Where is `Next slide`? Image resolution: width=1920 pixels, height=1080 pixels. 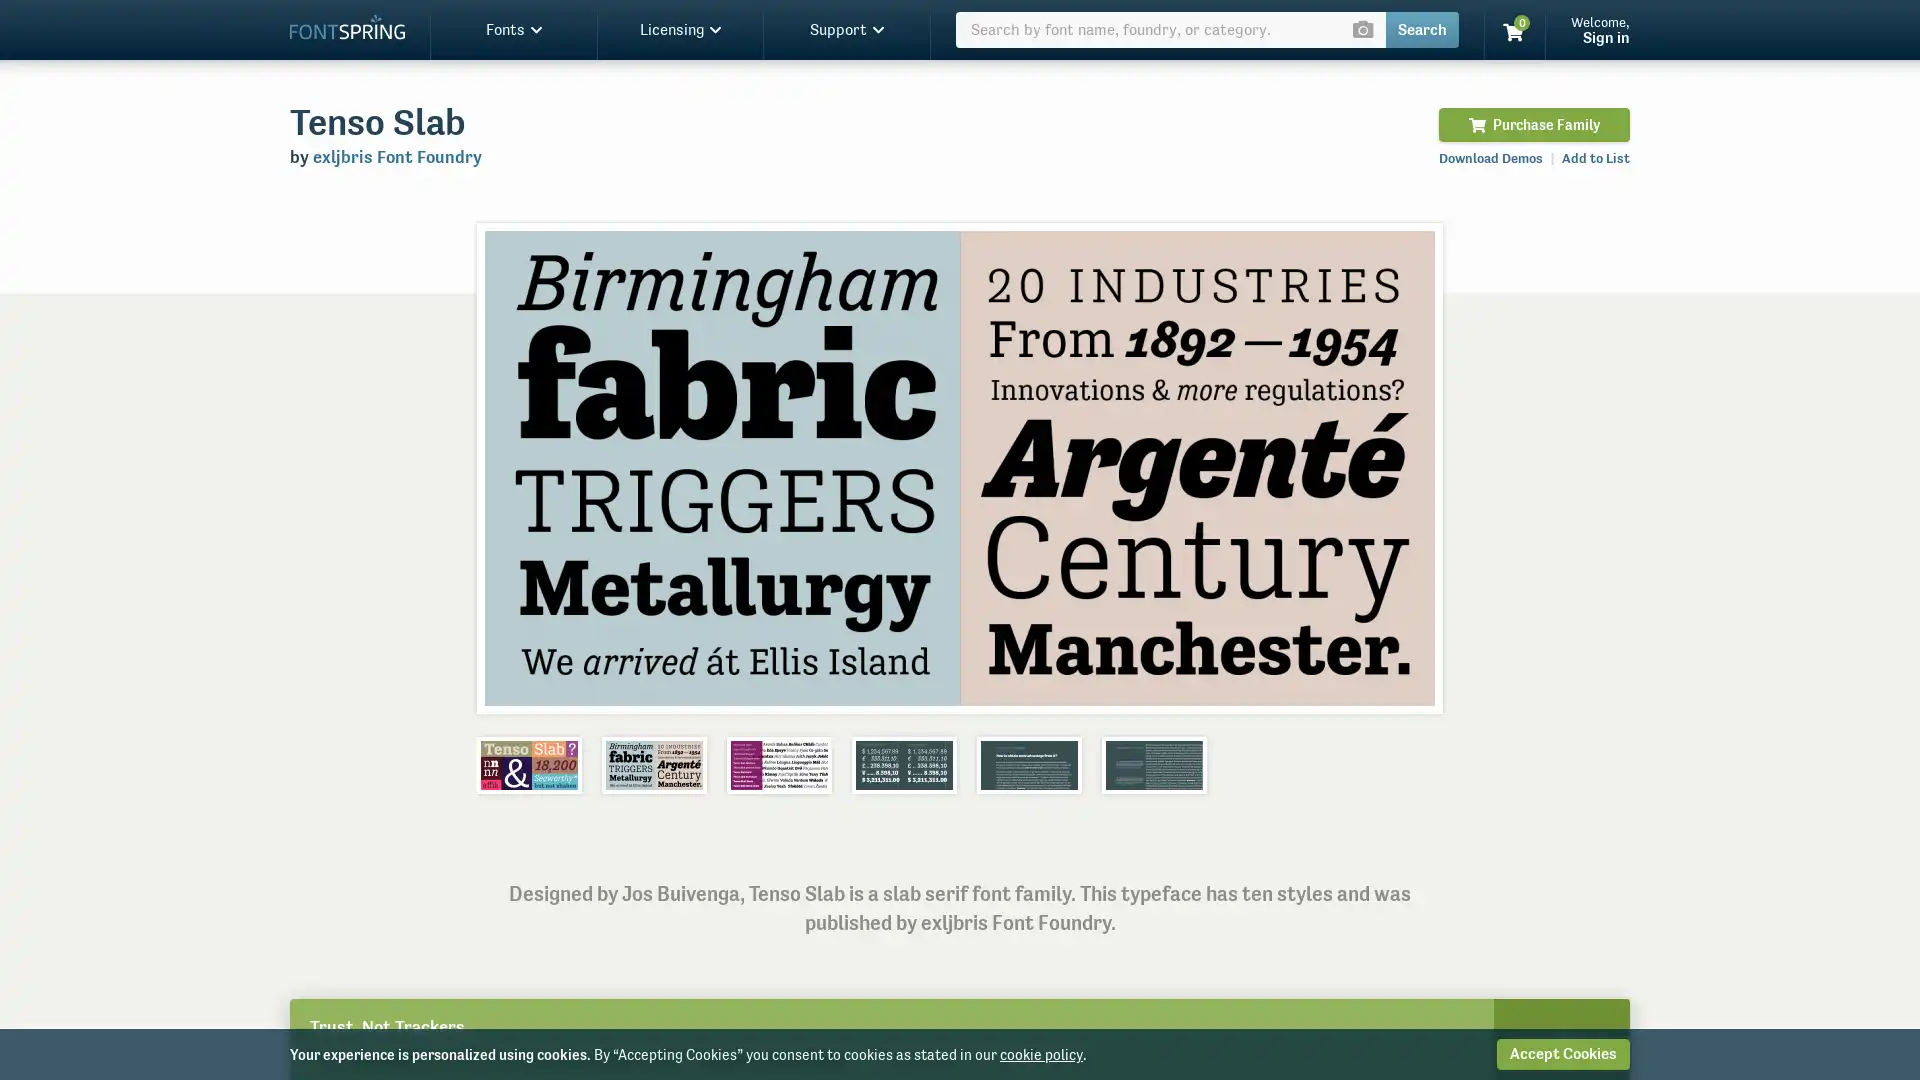
Next slide is located at coordinates (1404, 467).